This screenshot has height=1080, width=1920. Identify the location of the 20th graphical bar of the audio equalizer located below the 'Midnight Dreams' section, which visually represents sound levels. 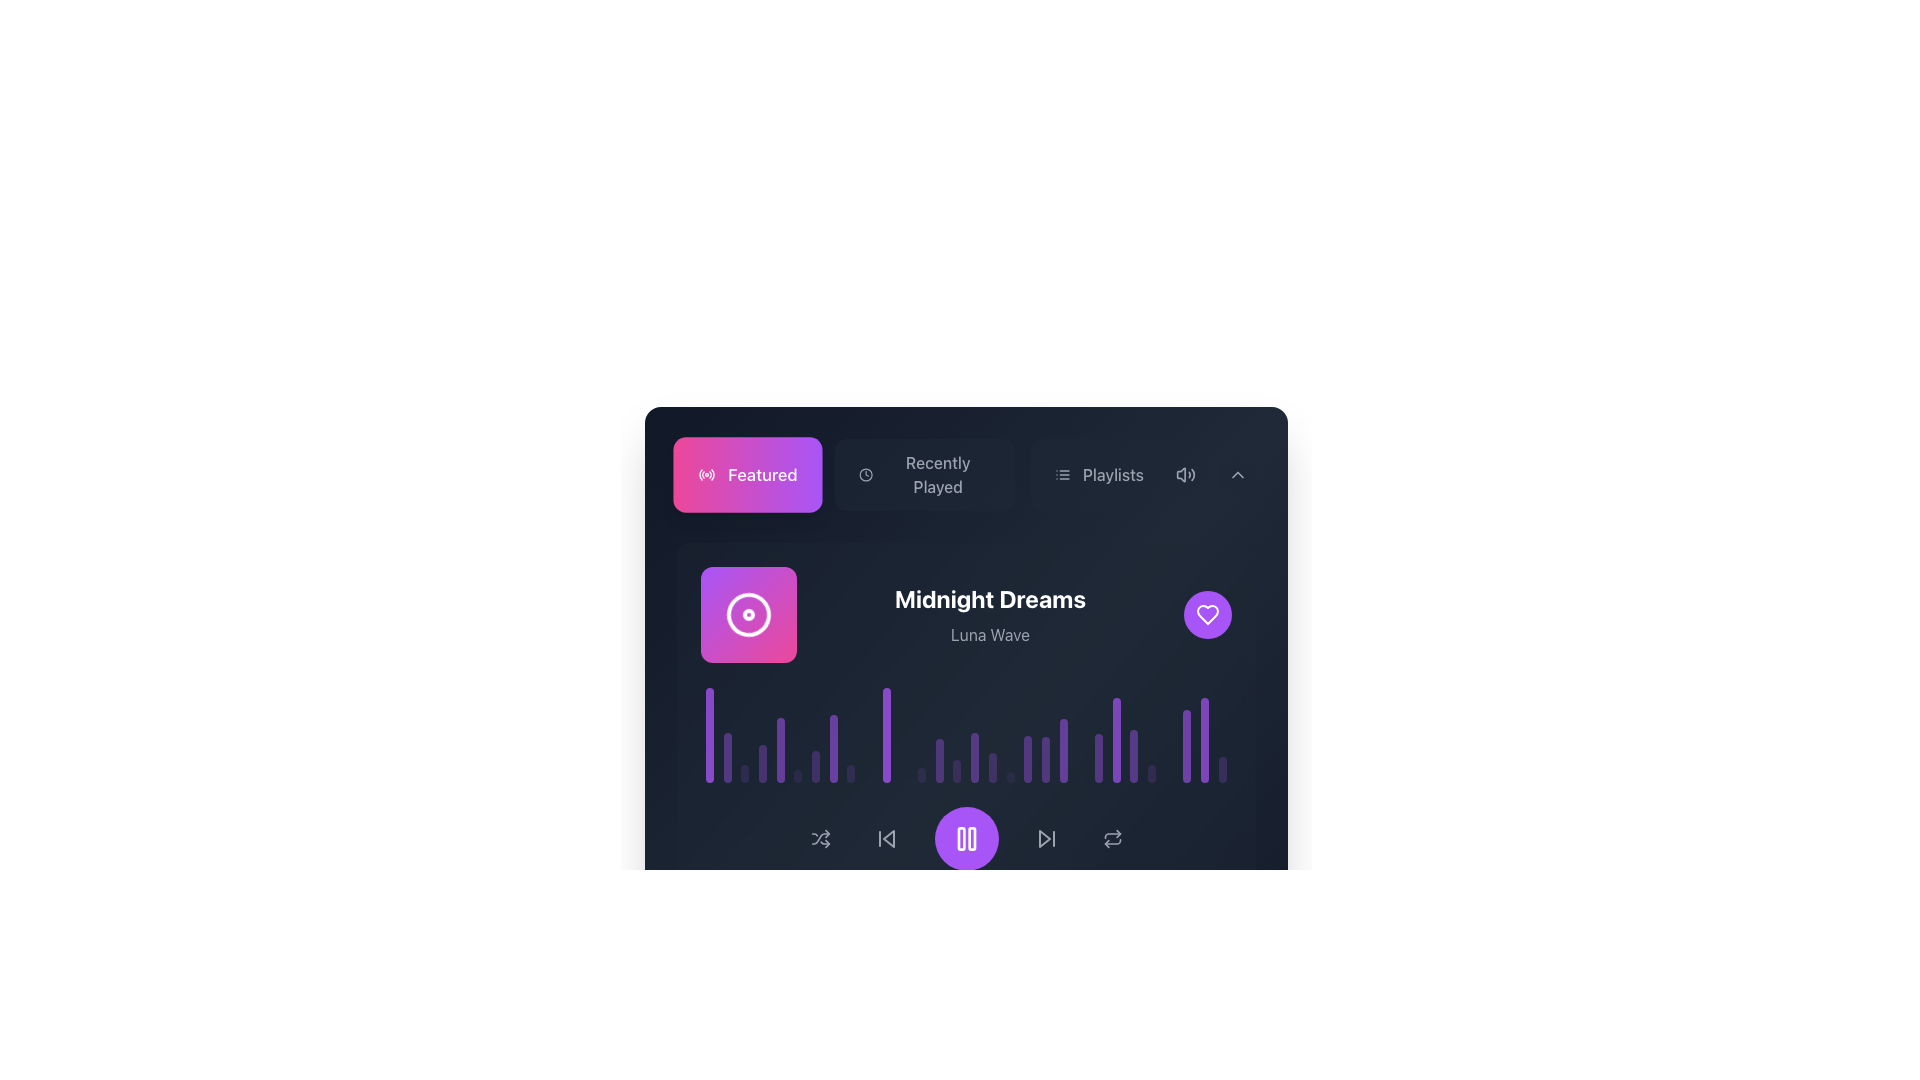
(1062, 751).